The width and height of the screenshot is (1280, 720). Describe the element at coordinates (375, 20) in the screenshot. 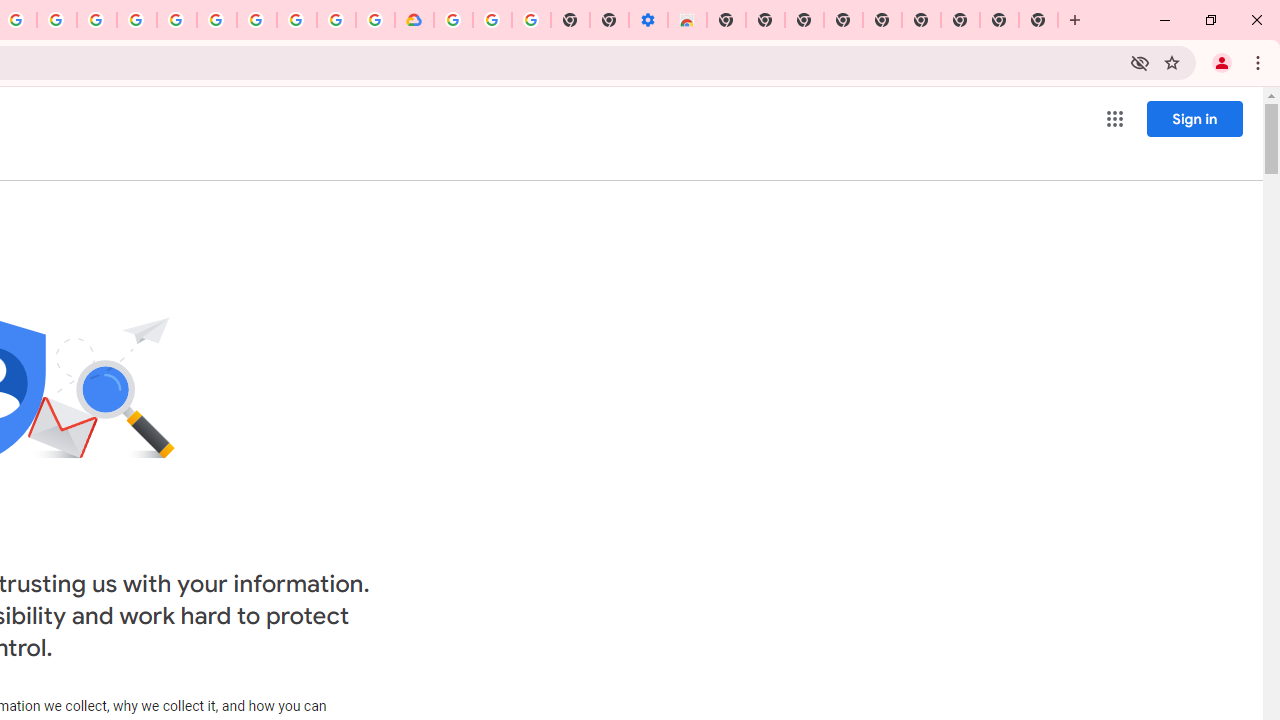

I see `'Browse the Google Chrome Community - Google Chrome Community'` at that location.